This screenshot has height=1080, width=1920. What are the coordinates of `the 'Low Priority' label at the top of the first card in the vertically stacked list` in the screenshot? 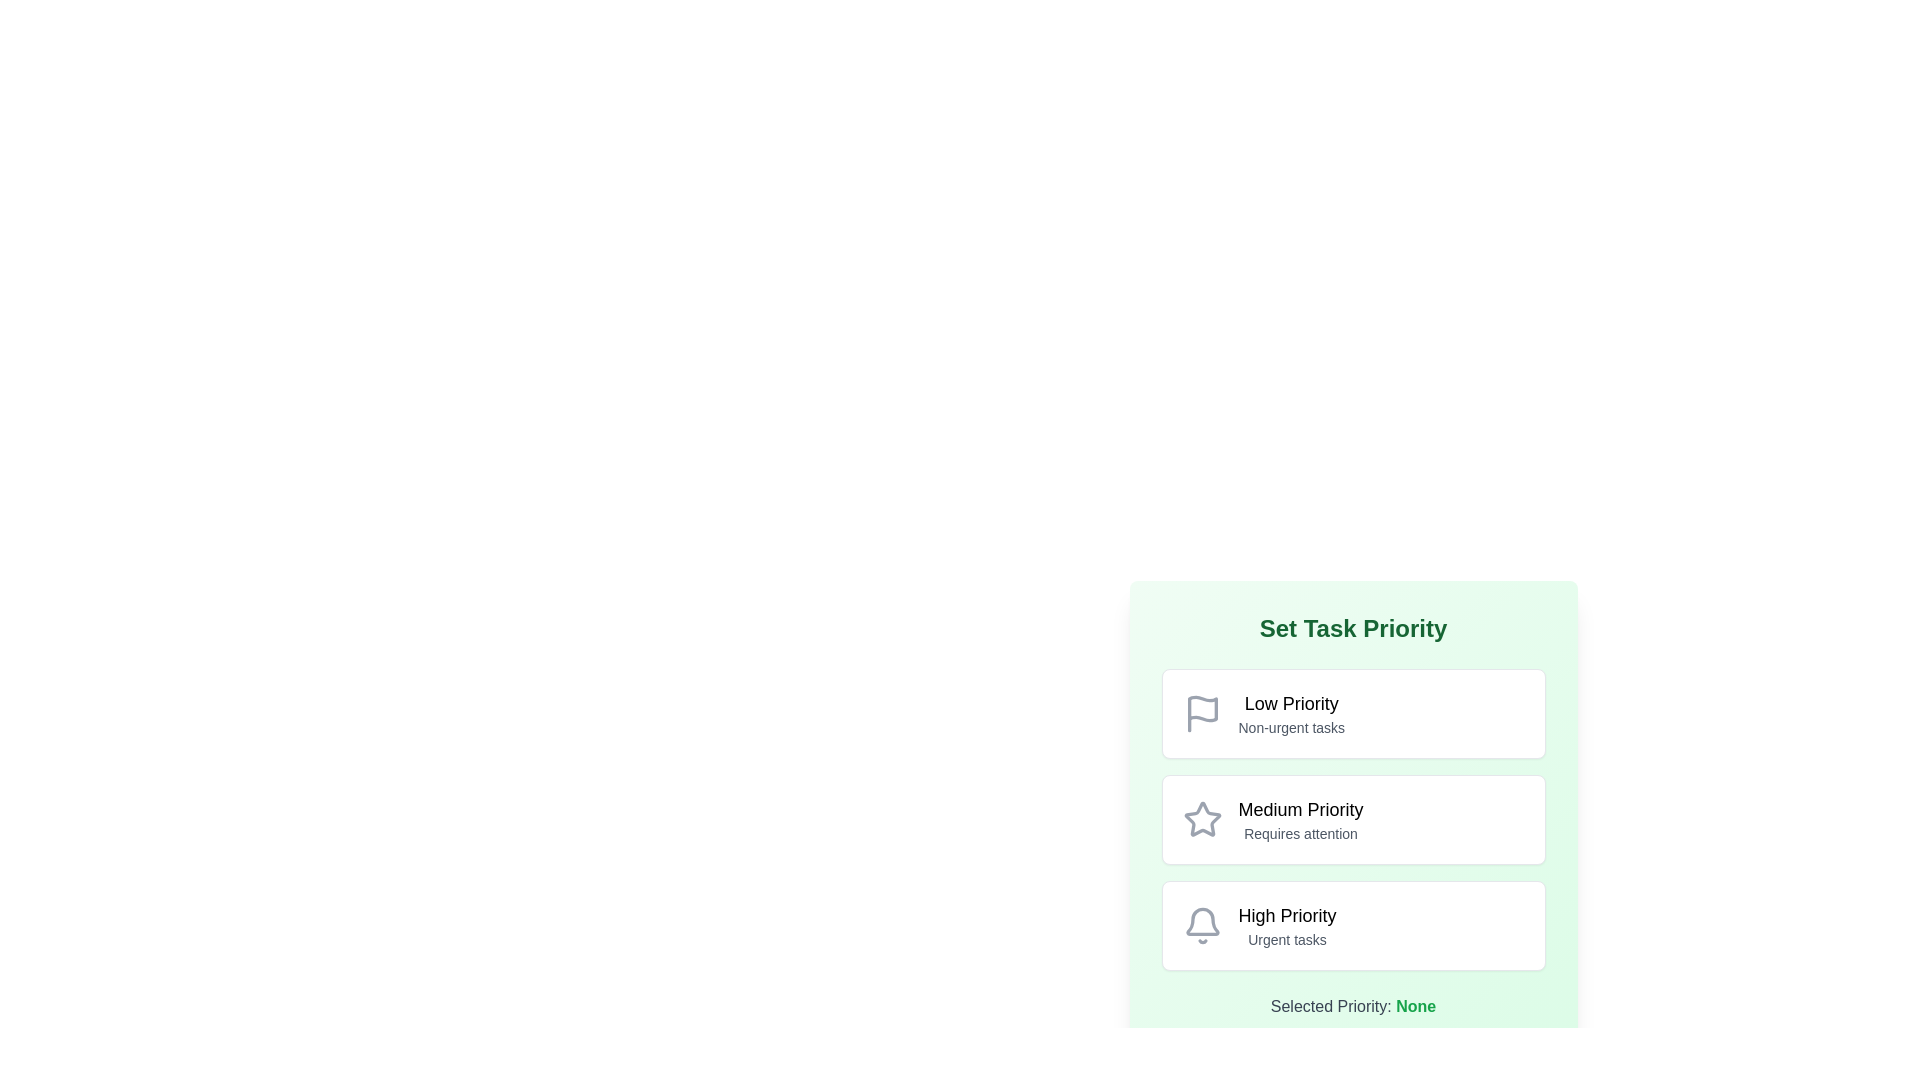 It's located at (1291, 712).